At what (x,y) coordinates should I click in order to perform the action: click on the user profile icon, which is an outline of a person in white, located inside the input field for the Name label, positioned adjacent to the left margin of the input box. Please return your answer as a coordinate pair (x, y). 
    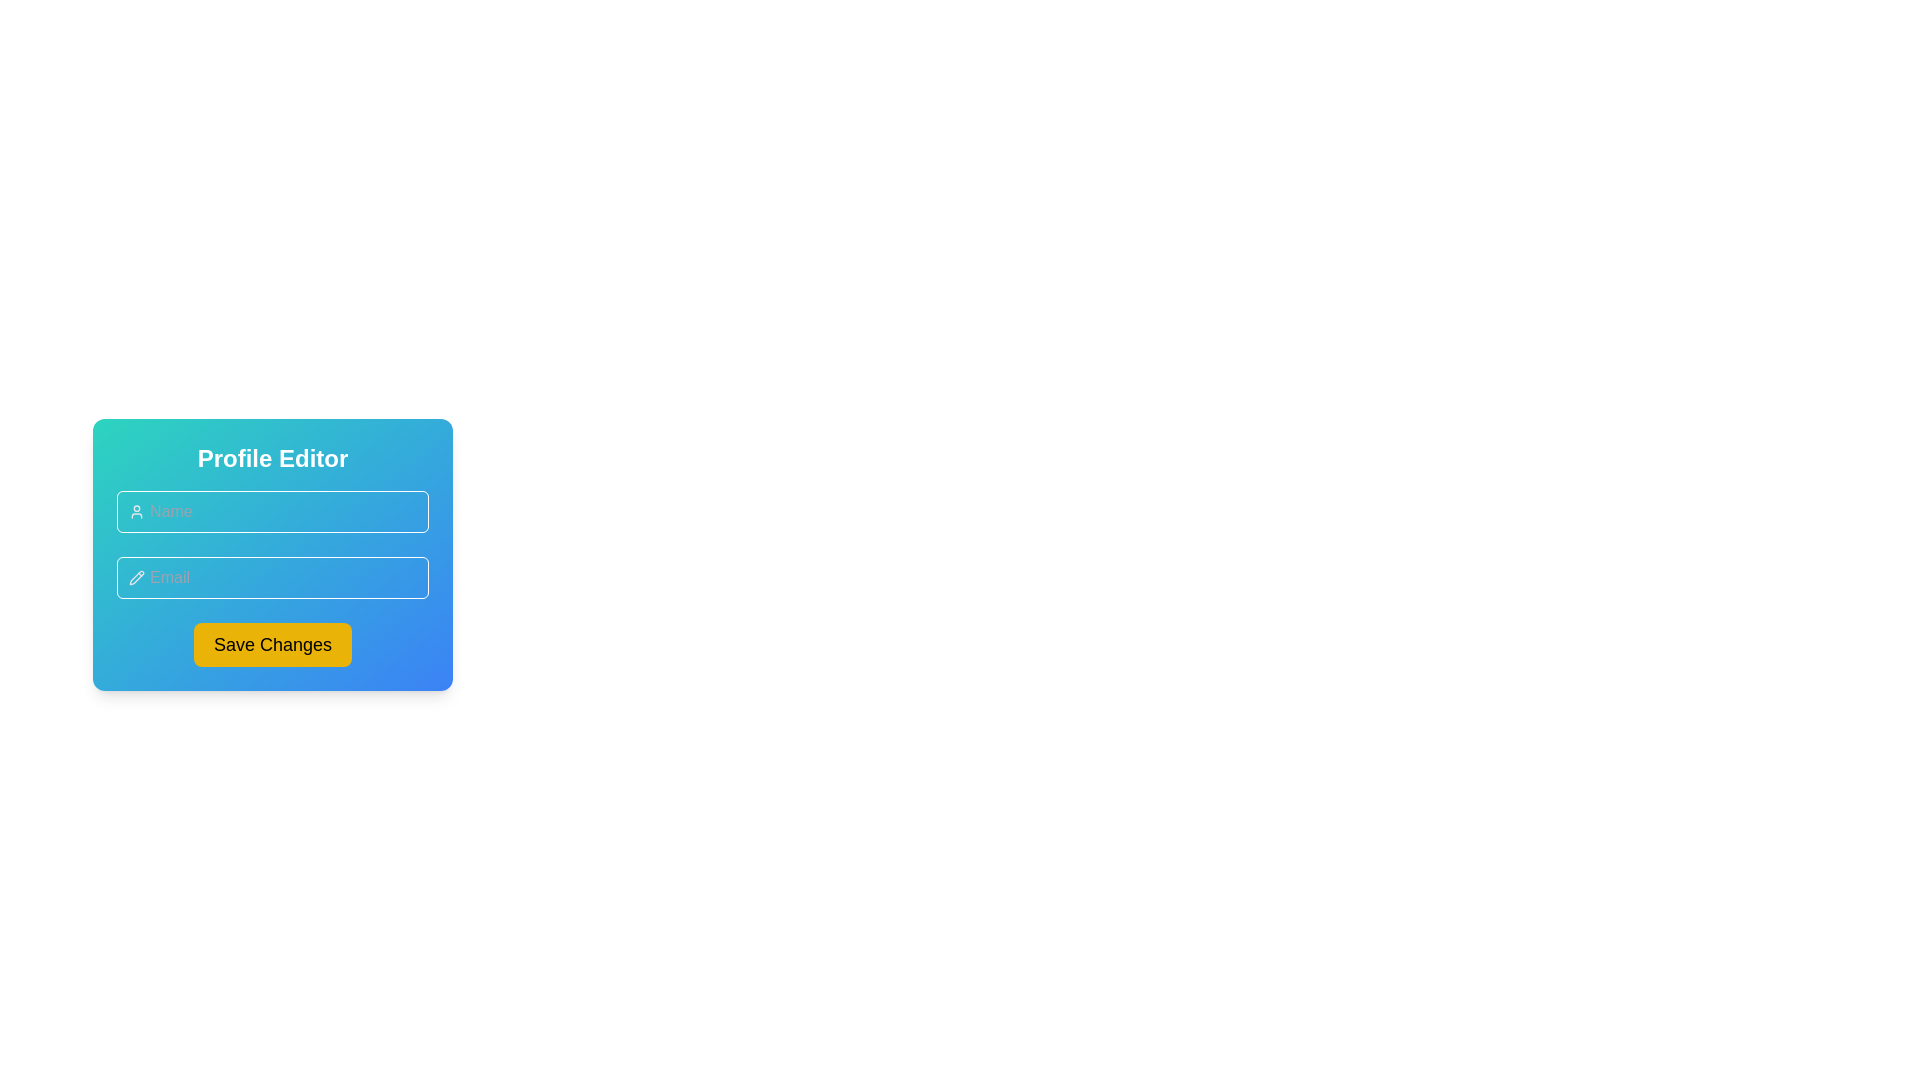
    Looking at the image, I should click on (136, 511).